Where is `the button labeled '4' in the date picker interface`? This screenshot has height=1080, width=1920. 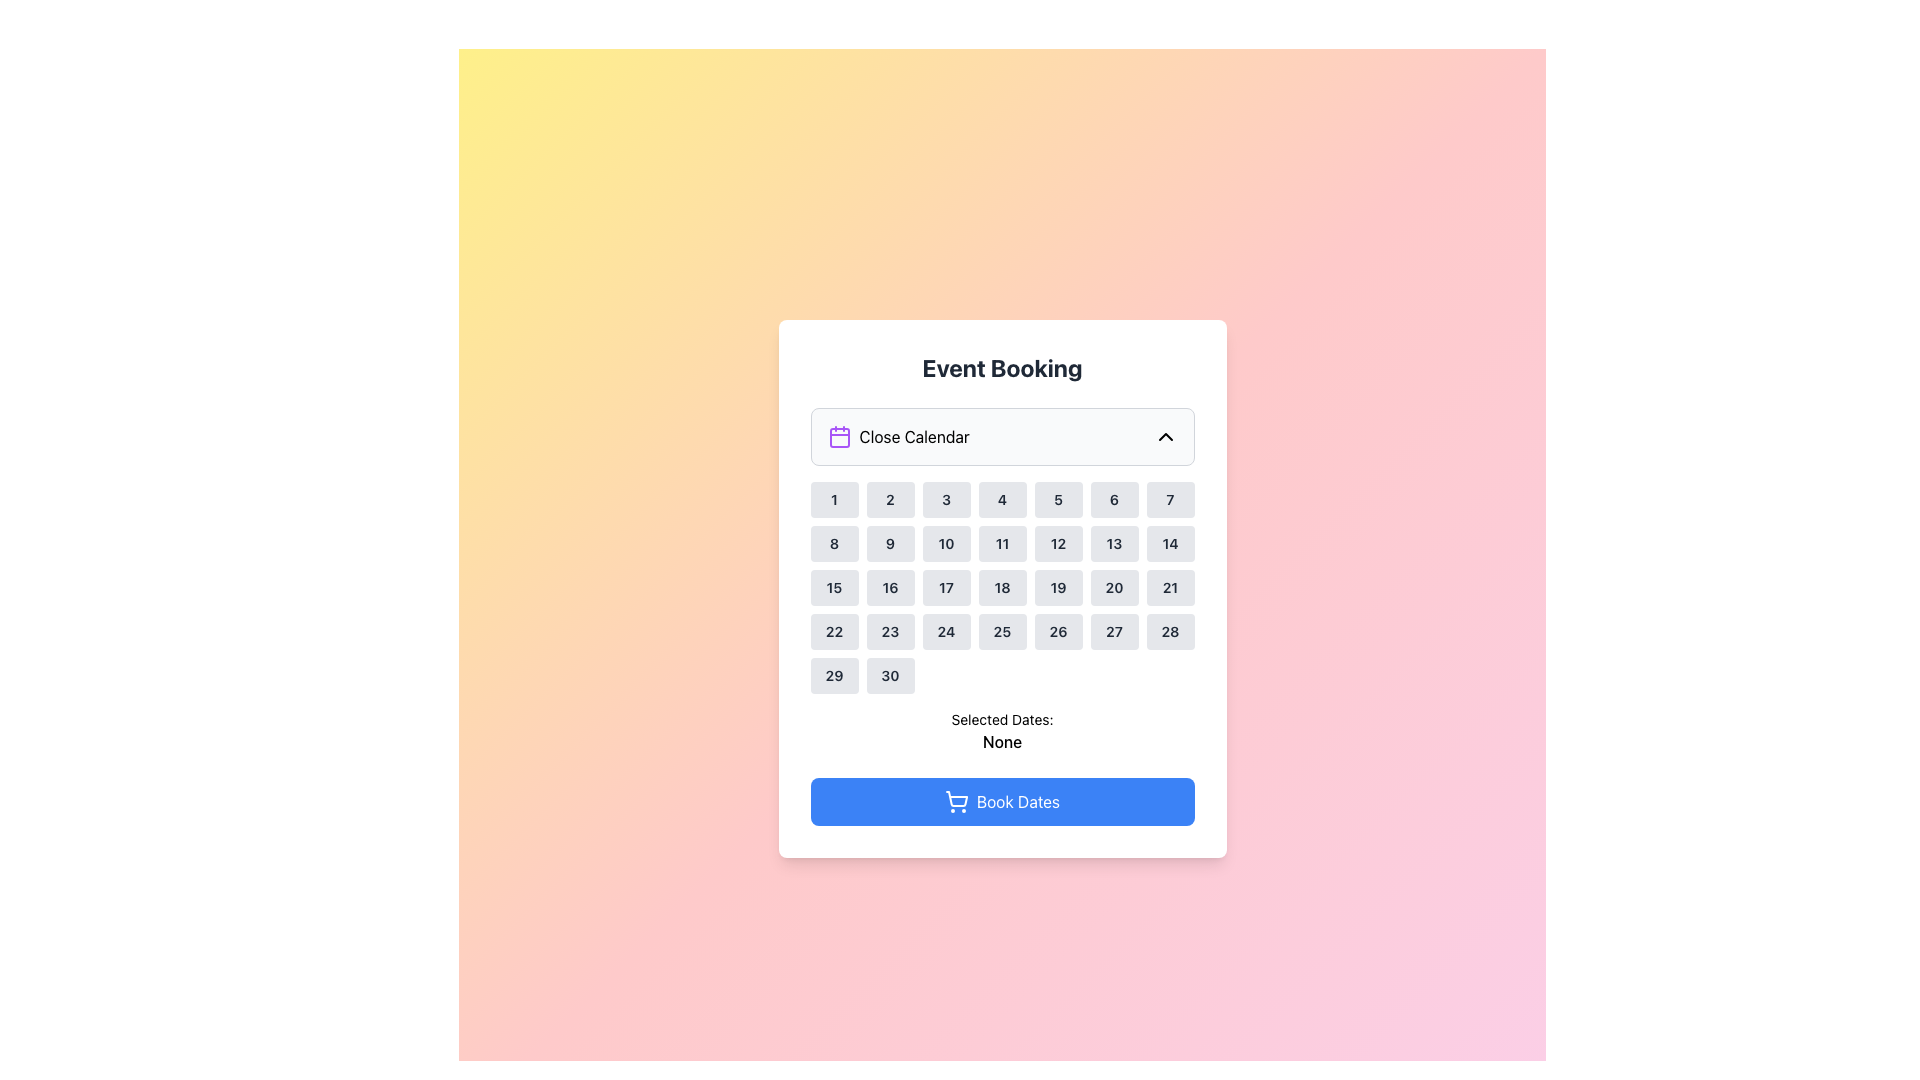
the button labeled '4' in the date picker interface is located at coordinates (1002, 499).